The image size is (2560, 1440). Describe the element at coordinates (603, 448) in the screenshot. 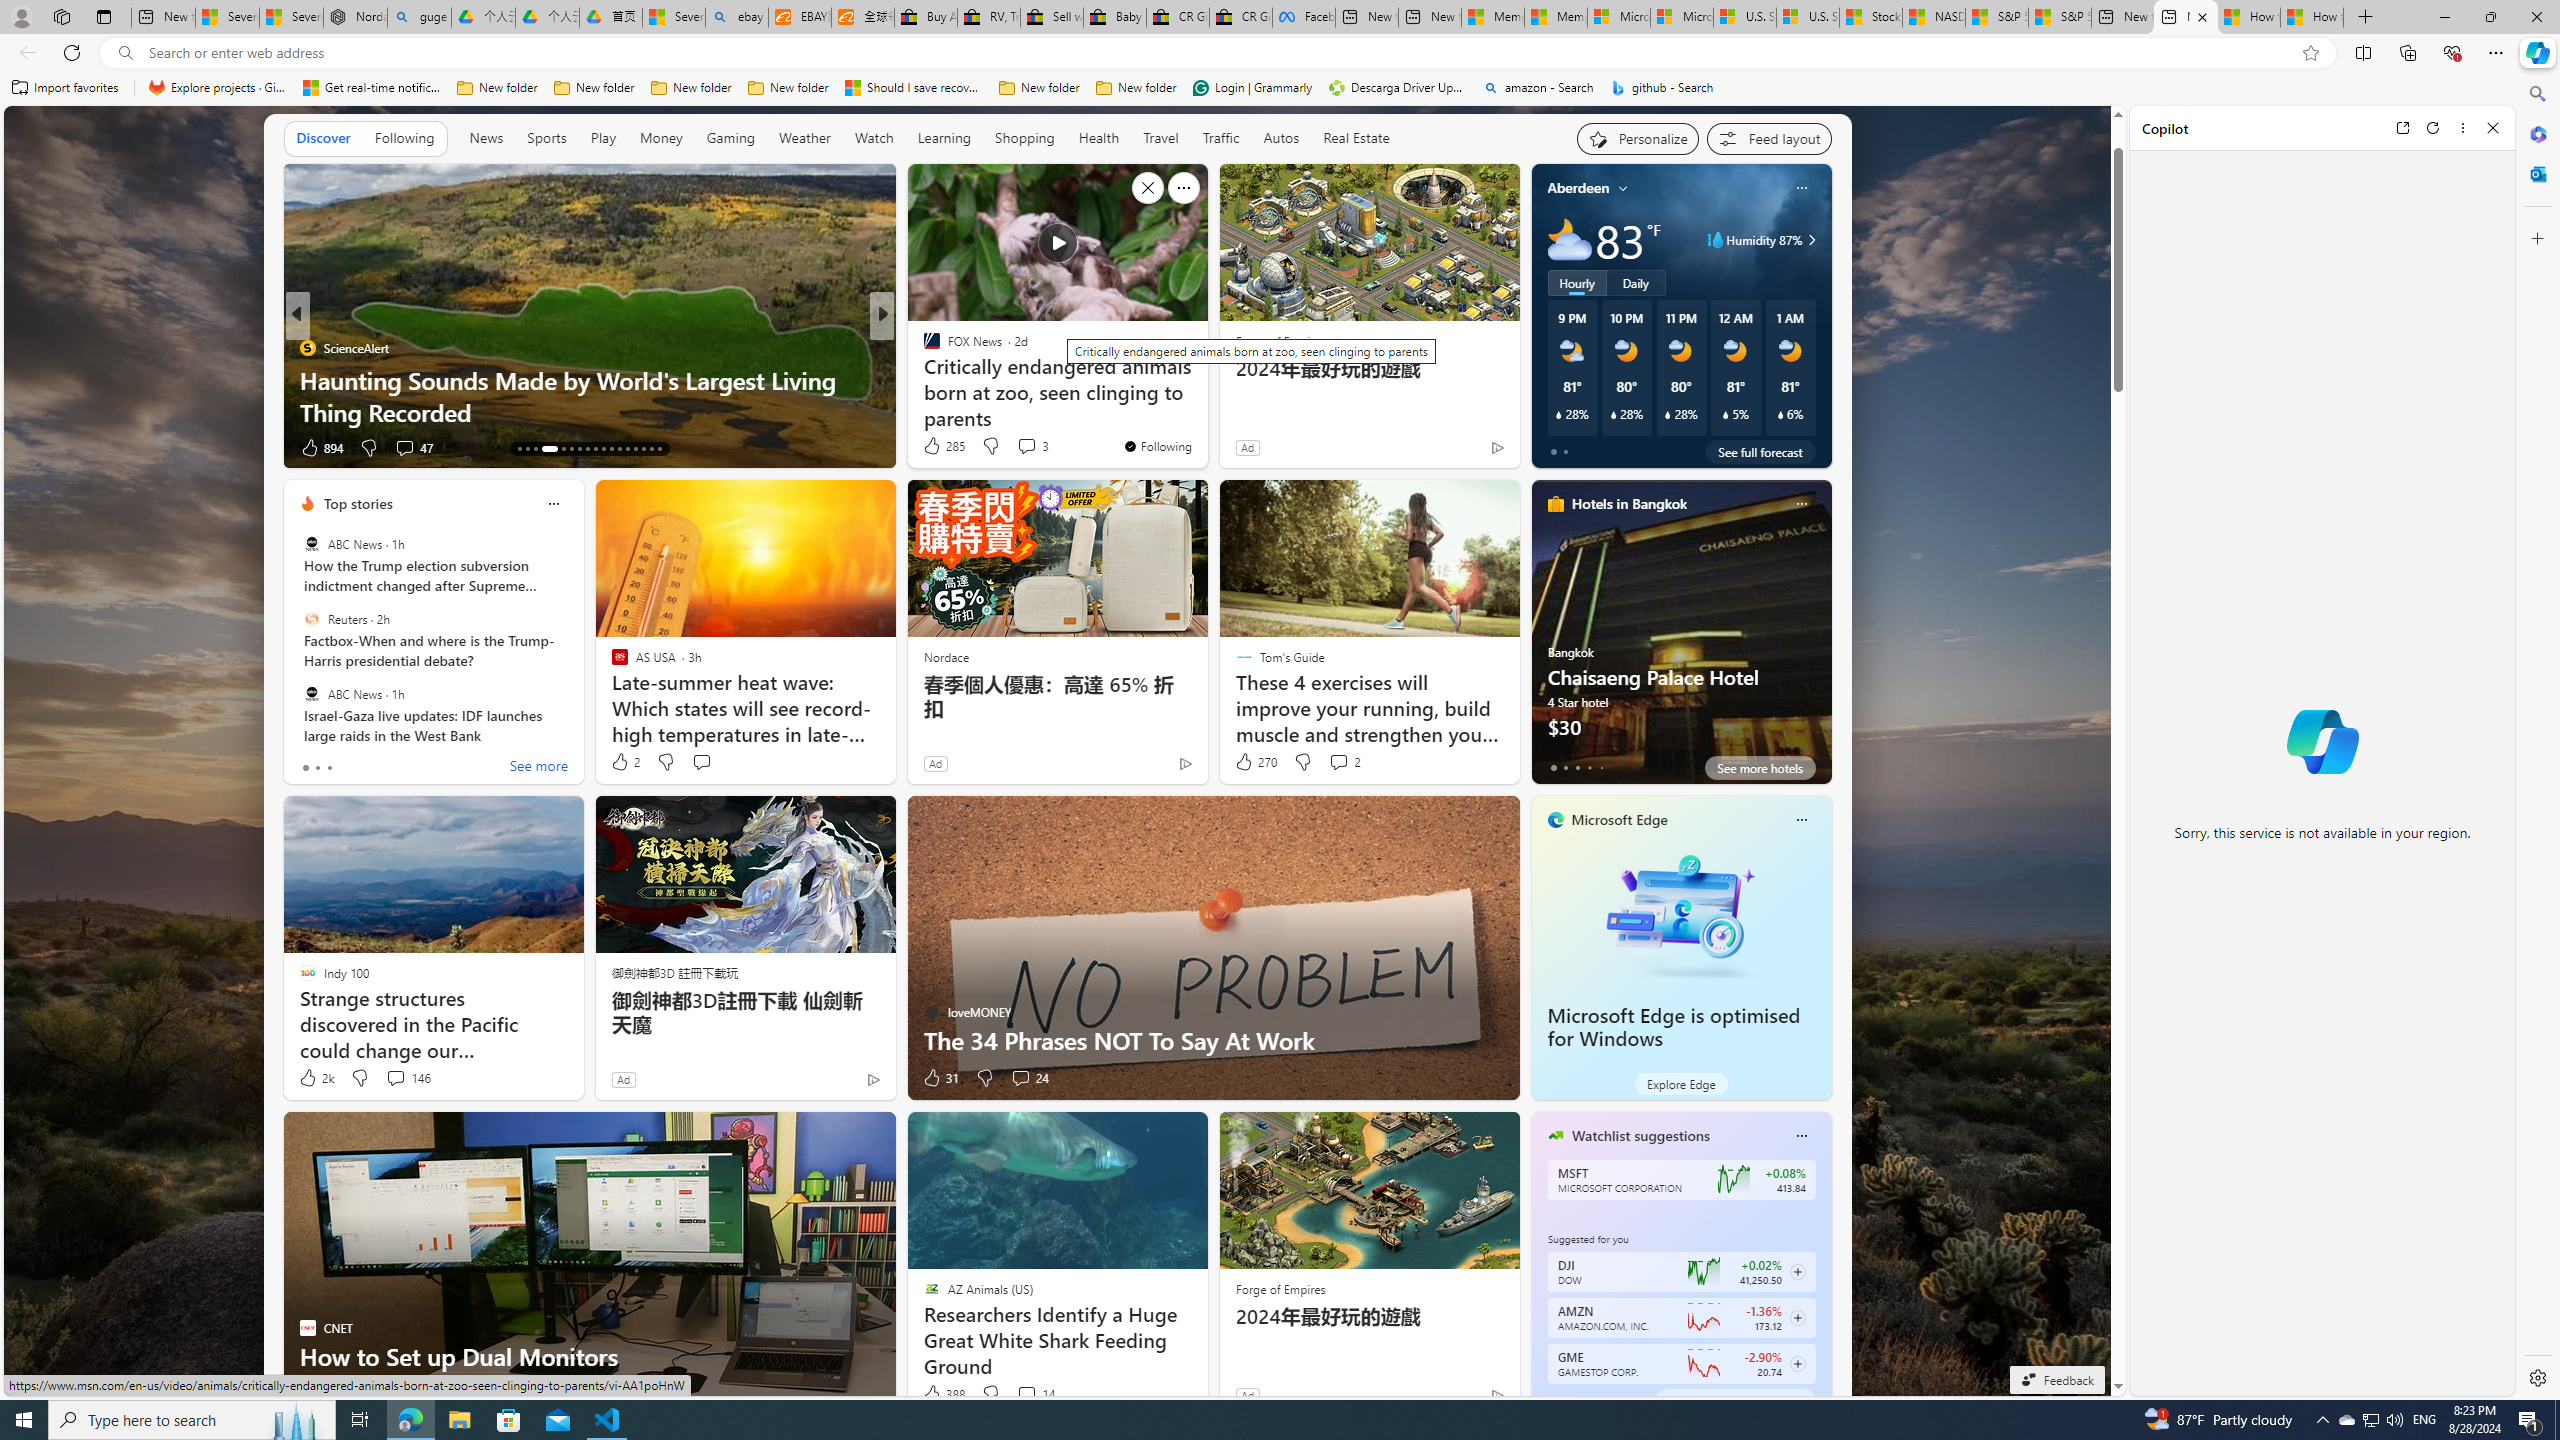

I see `'AutomationID: tab-22'` at that location.